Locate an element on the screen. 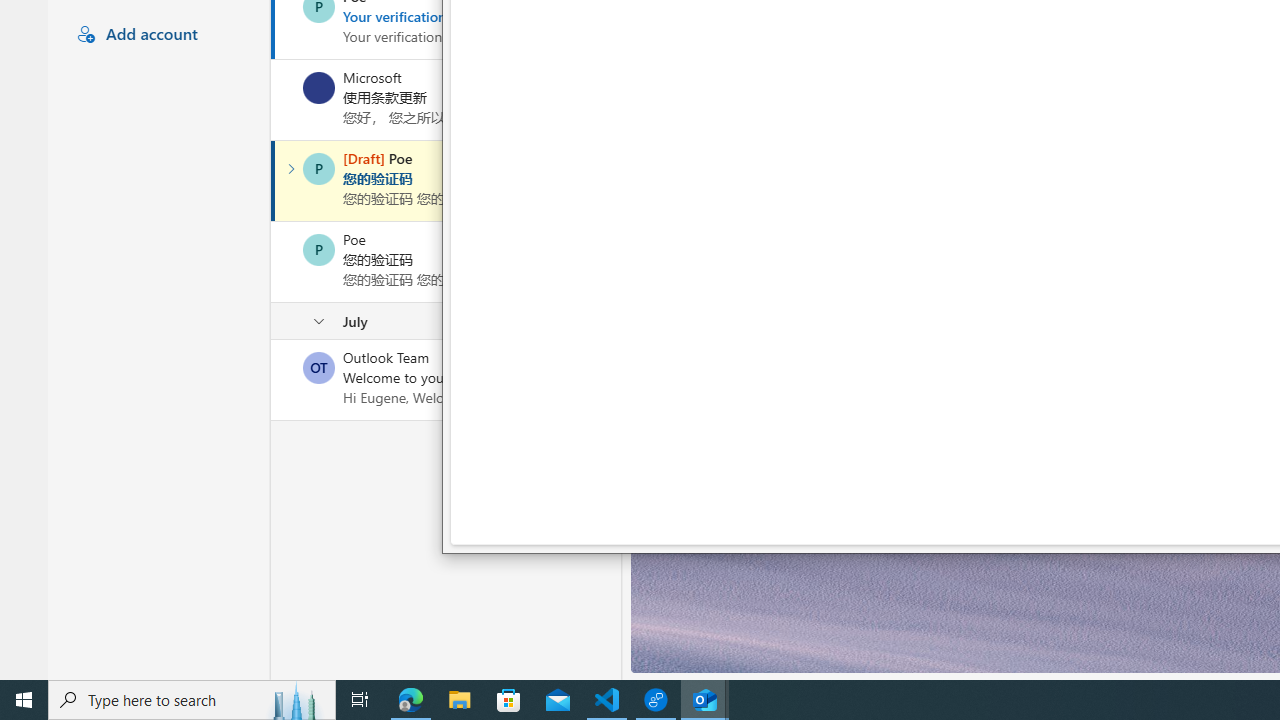 This screenshot has height=720, width=1280. 'Mark as unread' is located at coordinates (272, 379).